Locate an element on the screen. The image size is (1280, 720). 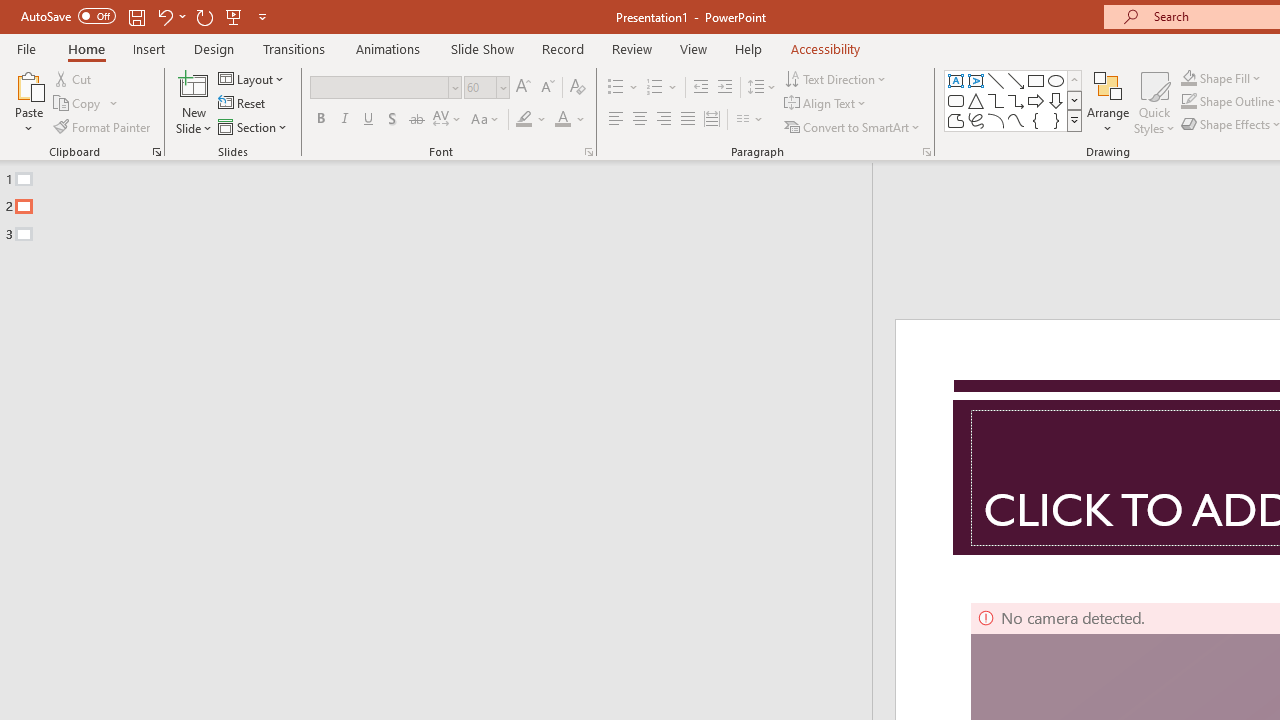
'New Slide' is located at coordinates (193, 84).